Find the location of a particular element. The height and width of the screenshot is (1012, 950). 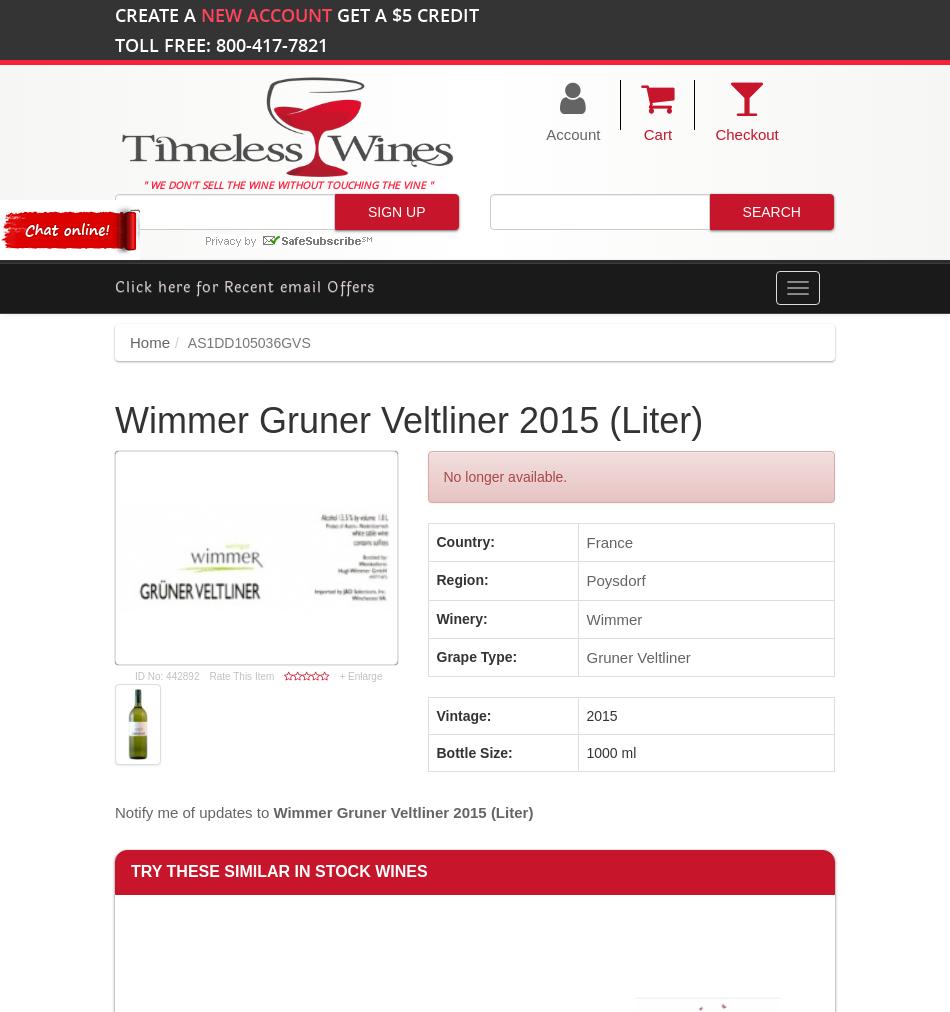

'Region:' is located at coordinates (460, 578).